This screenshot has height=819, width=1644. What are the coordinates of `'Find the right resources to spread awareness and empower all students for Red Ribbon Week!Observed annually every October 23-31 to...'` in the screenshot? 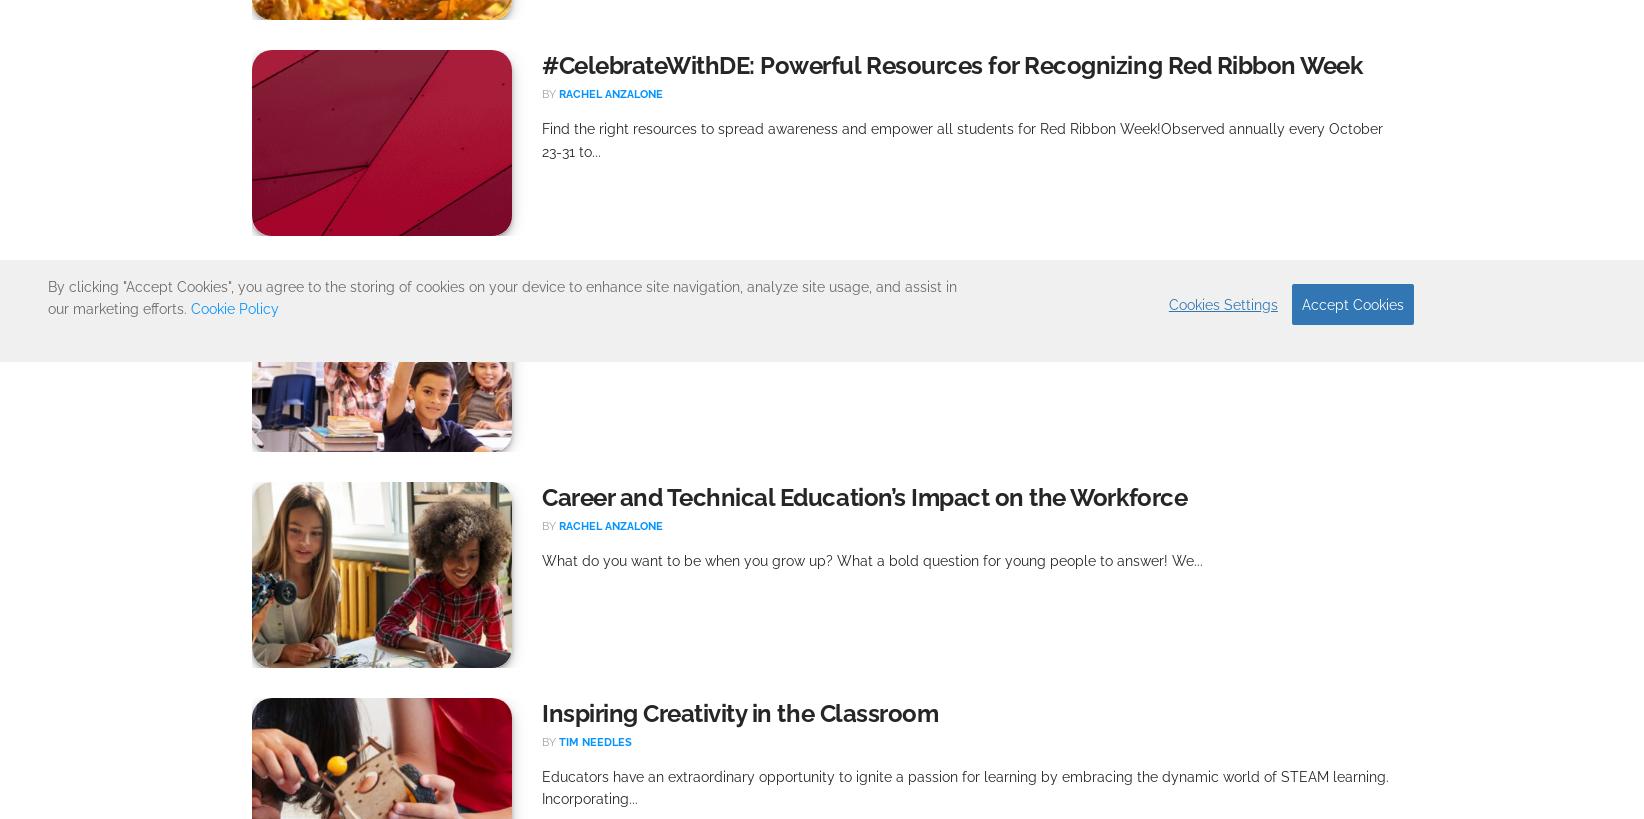 It's located at (541, 138).